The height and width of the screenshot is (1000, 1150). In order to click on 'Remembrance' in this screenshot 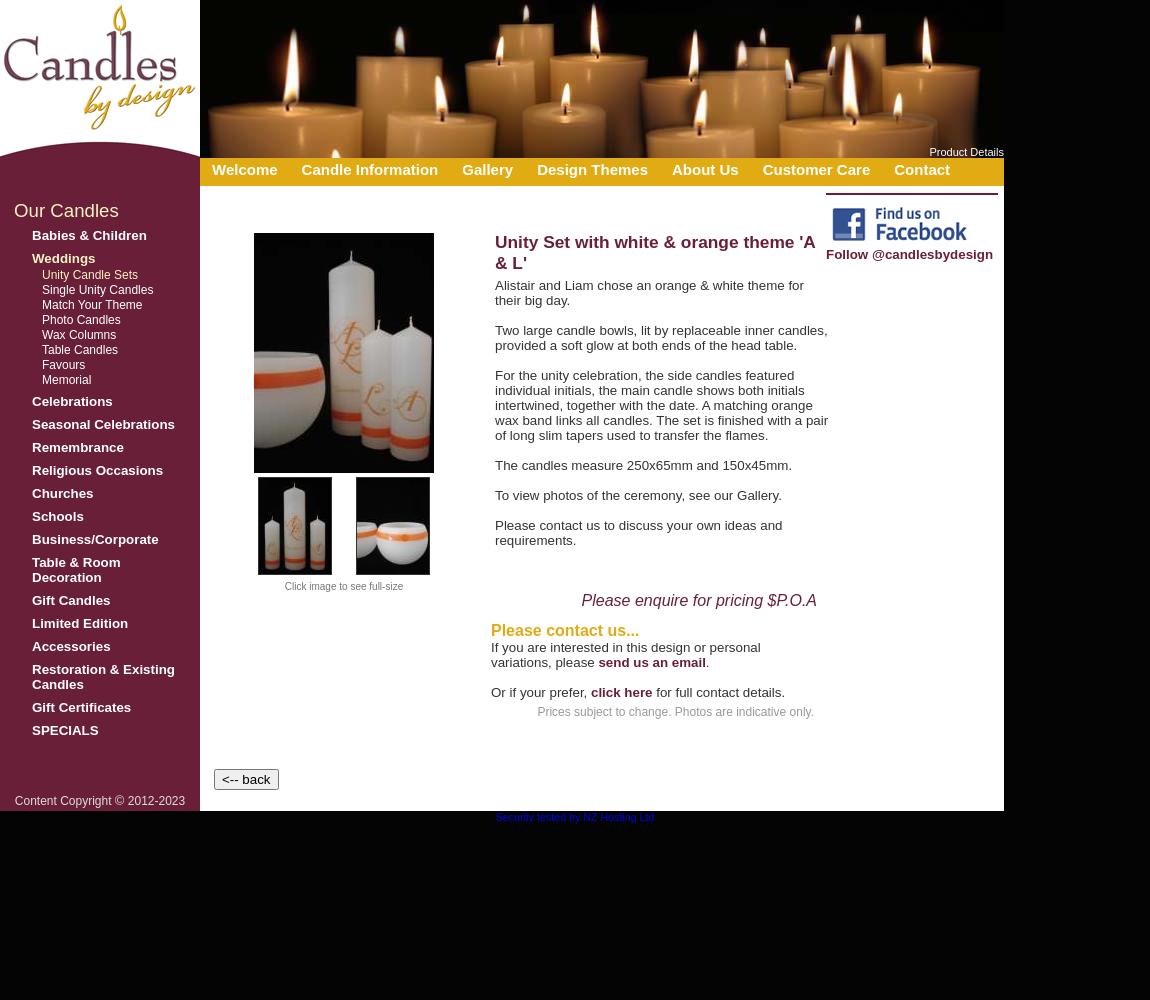, I will do `click(30, 446)`.